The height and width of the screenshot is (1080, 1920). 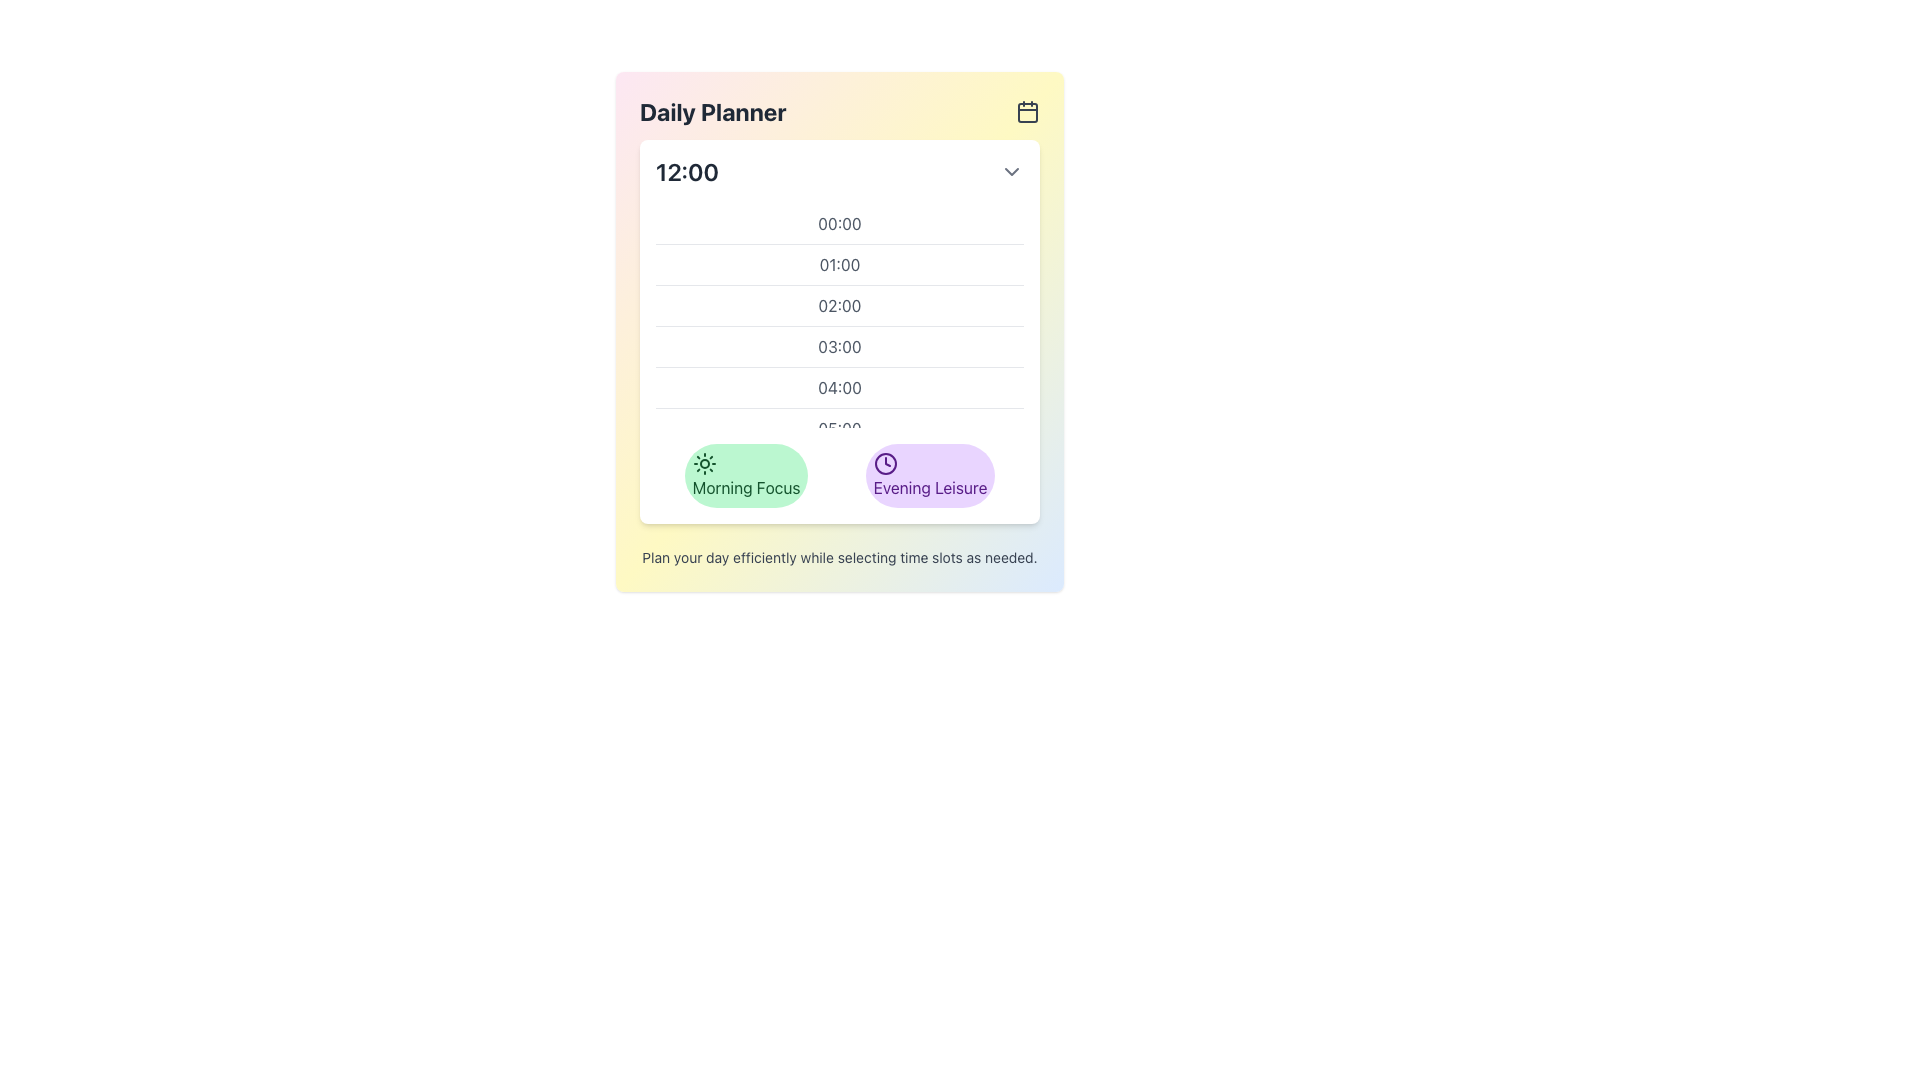 What do you see at coordinates (1027, 111) in the screenshot?
I see `the calendar icon located at the top-right corner of the 'Daily Planner' title section, which features a minimalist design with a rectangular shape and two small vertical lines at the top` at bounding box center [1027, 111].